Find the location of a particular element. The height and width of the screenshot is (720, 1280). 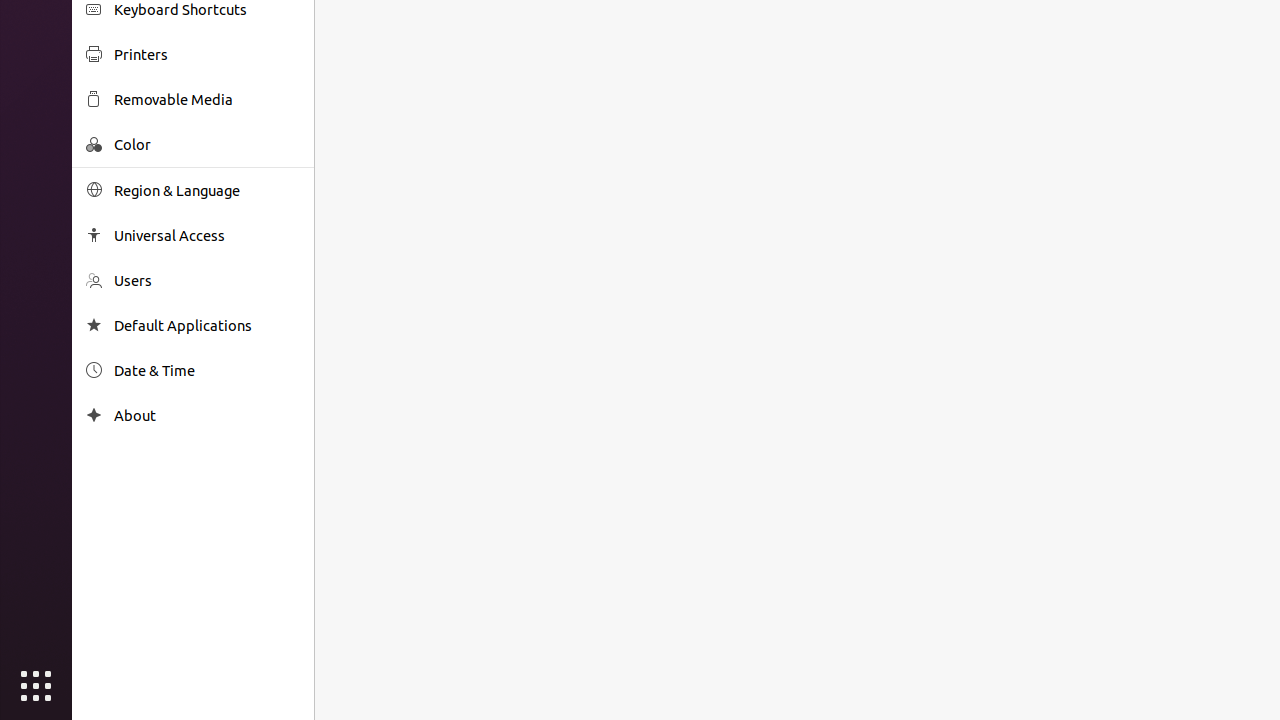

'Removable Media' is located at coordinates (206, 99).